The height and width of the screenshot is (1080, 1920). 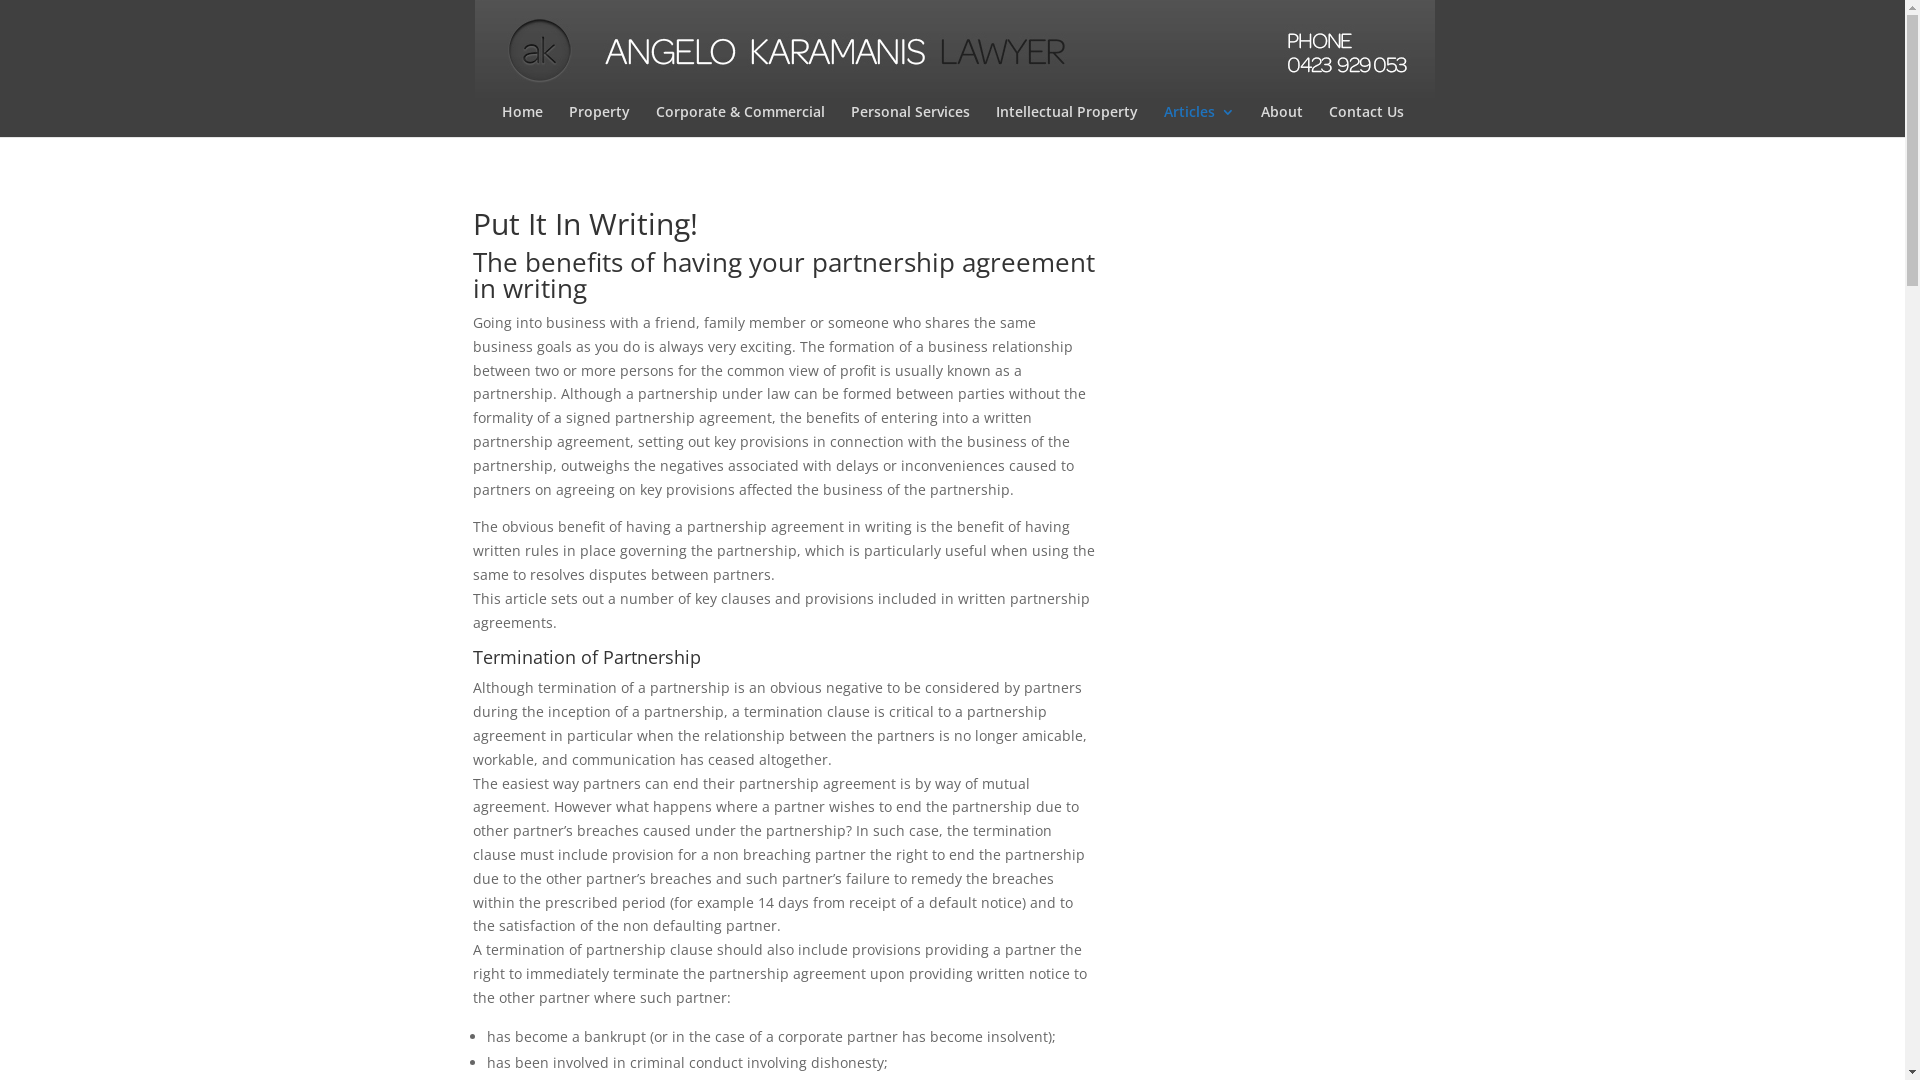 I want to click on 'Personal Services', so click(x=908, y=120).